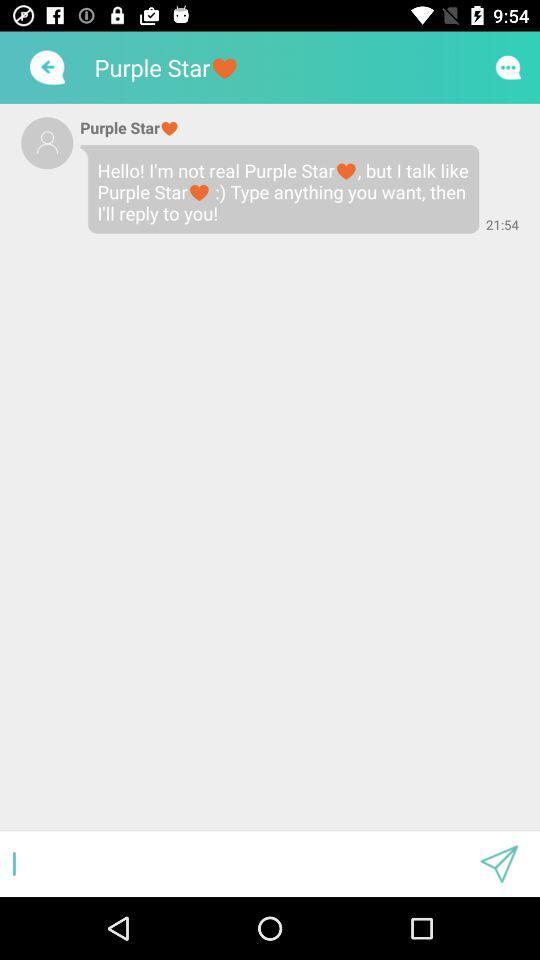 The image size is (540, 960). I want to click on the send icon, so click(498, 863).